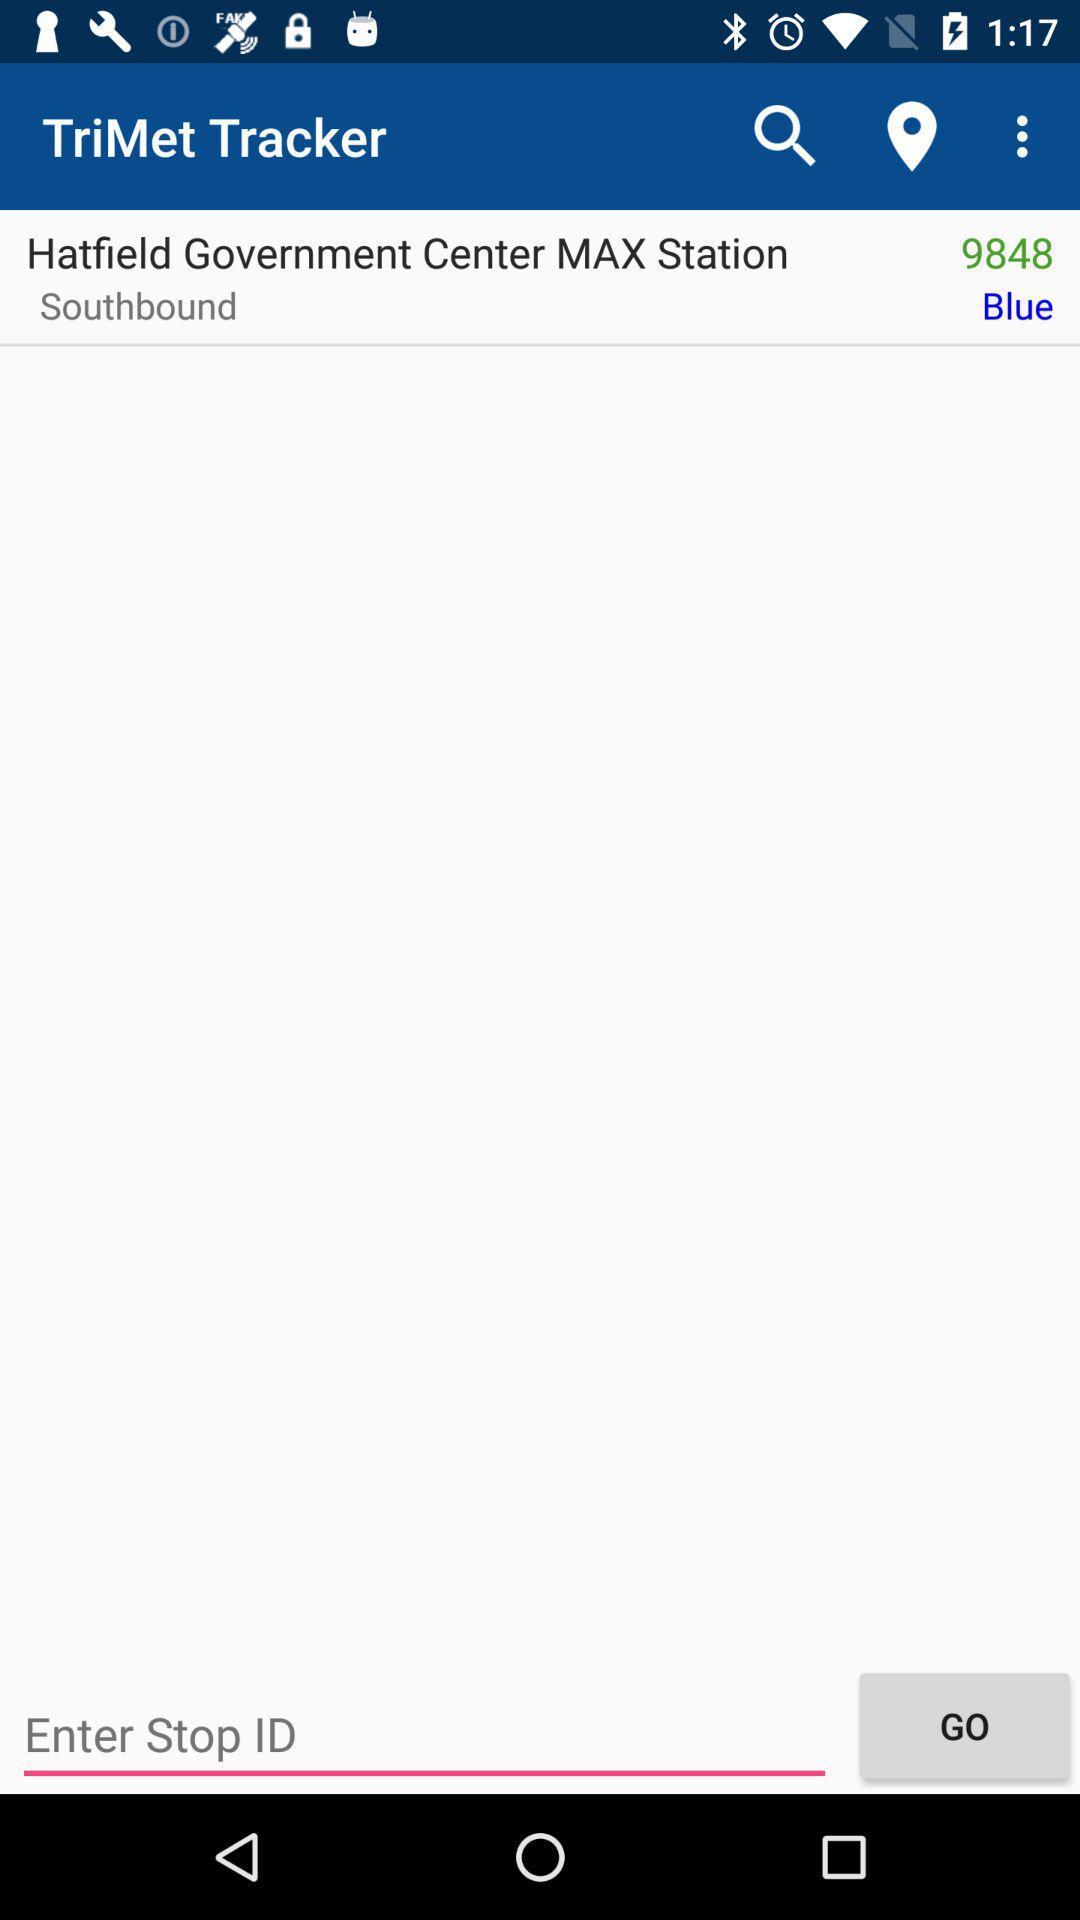 This screenshot has height=1920, width=1080. Describe the element at coordinates (131, 311) in the screenshot. I see `item below hatfield government center icon` at that location.